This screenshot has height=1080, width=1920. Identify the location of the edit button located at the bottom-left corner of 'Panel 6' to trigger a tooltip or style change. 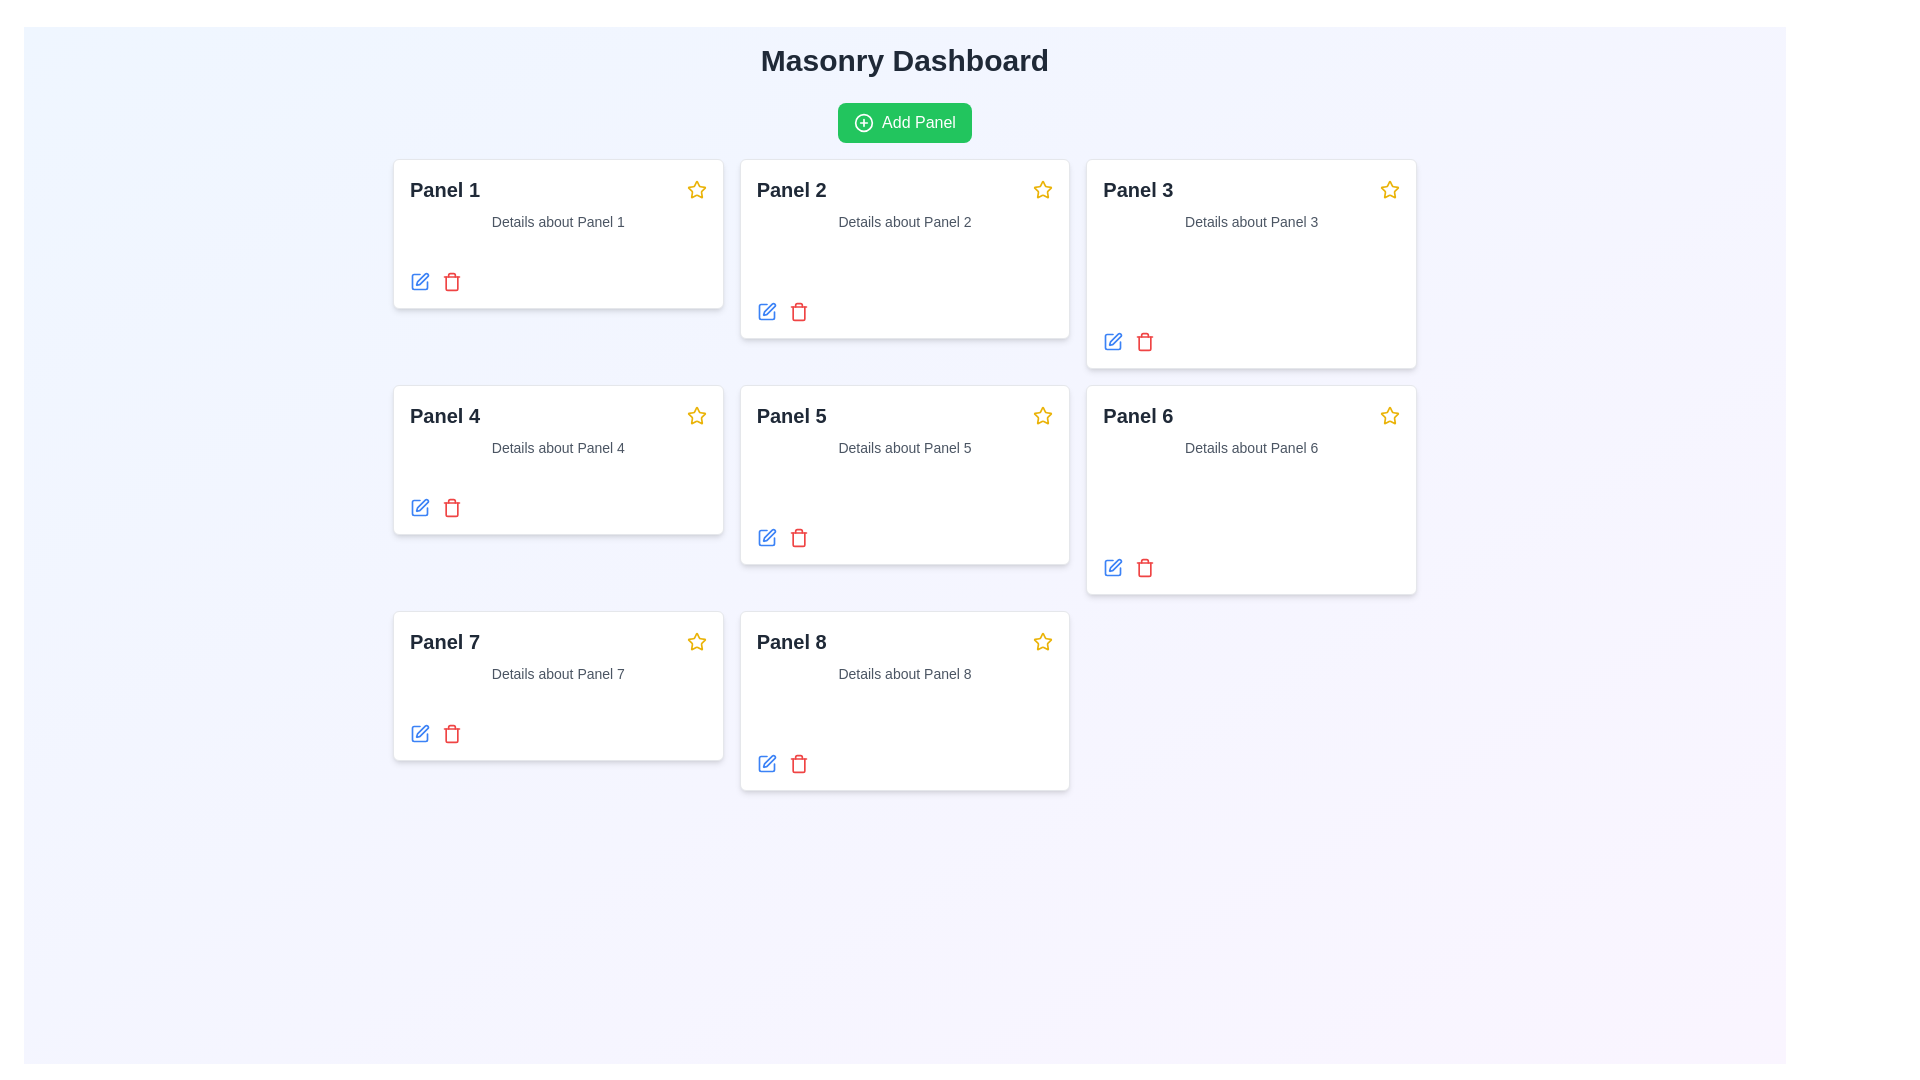
(1112, 567).